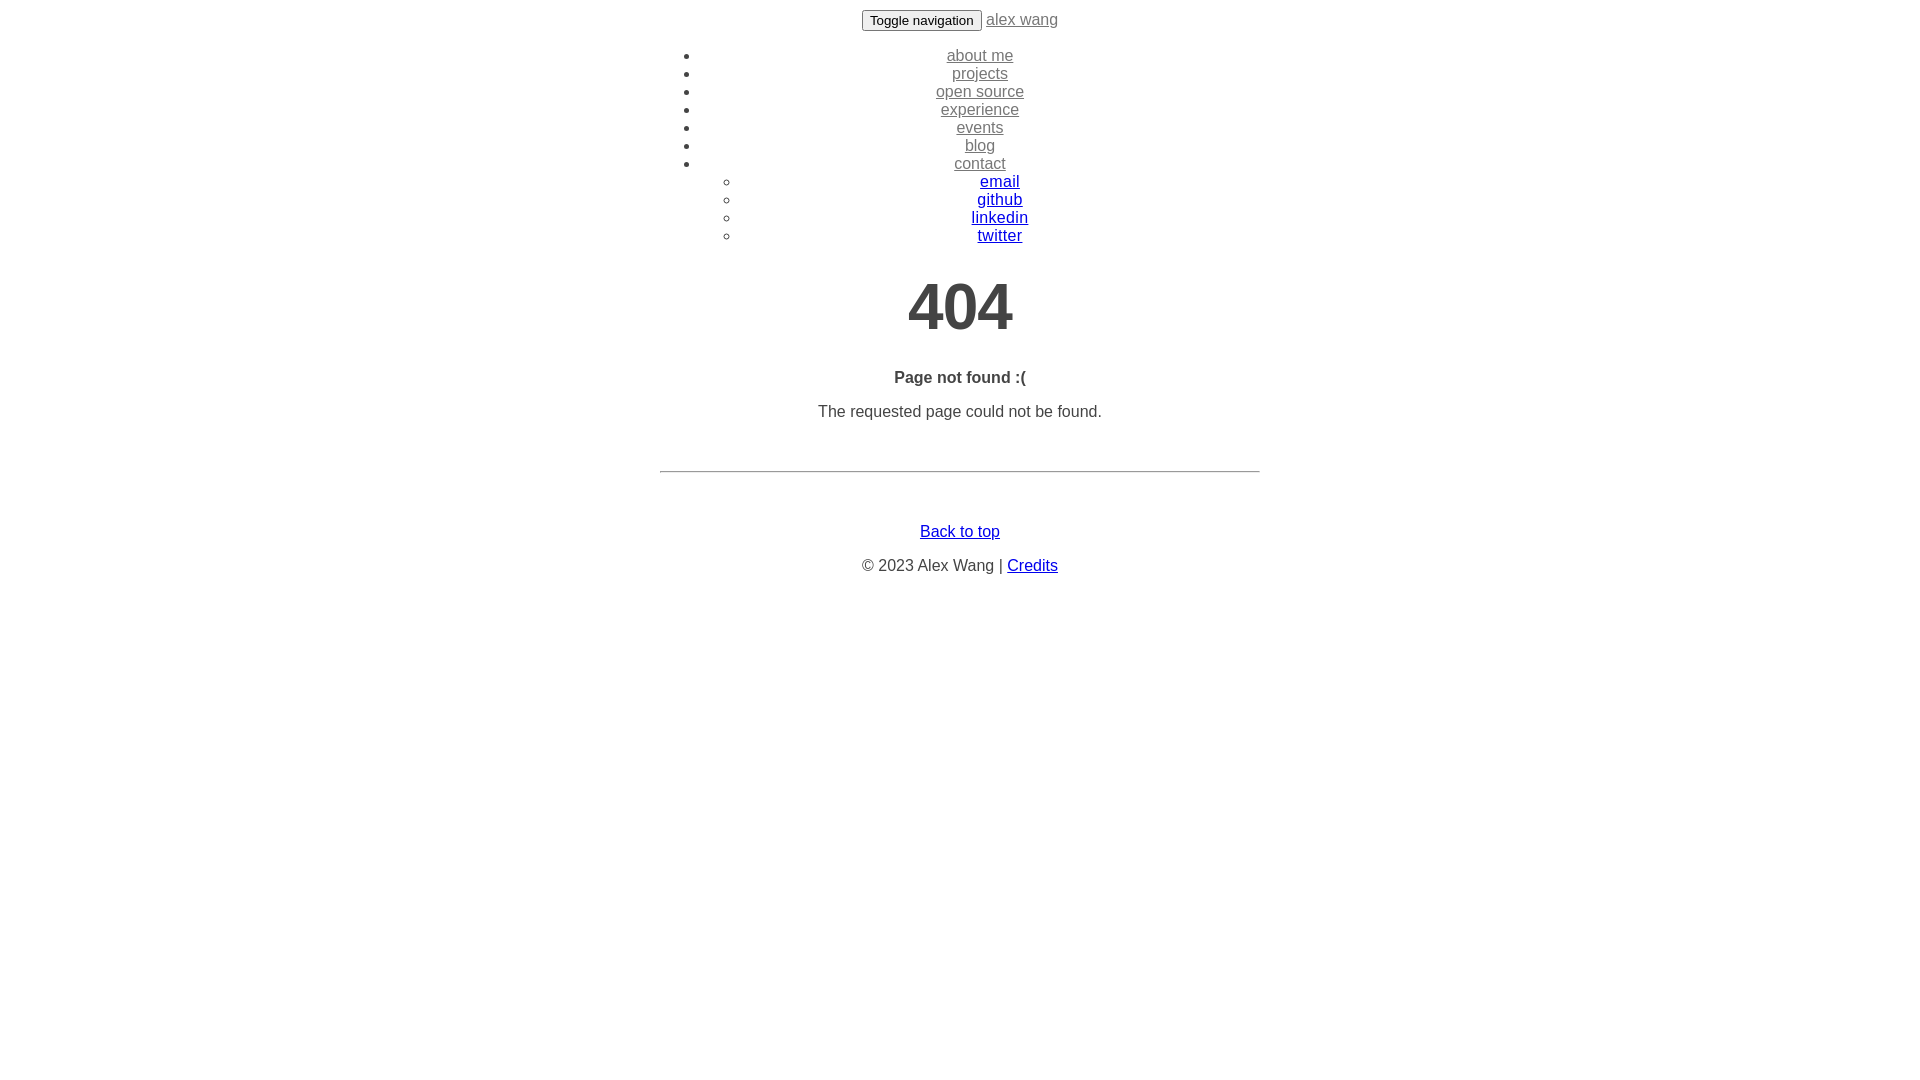  I want to click on 'experience', so click(939, 109).